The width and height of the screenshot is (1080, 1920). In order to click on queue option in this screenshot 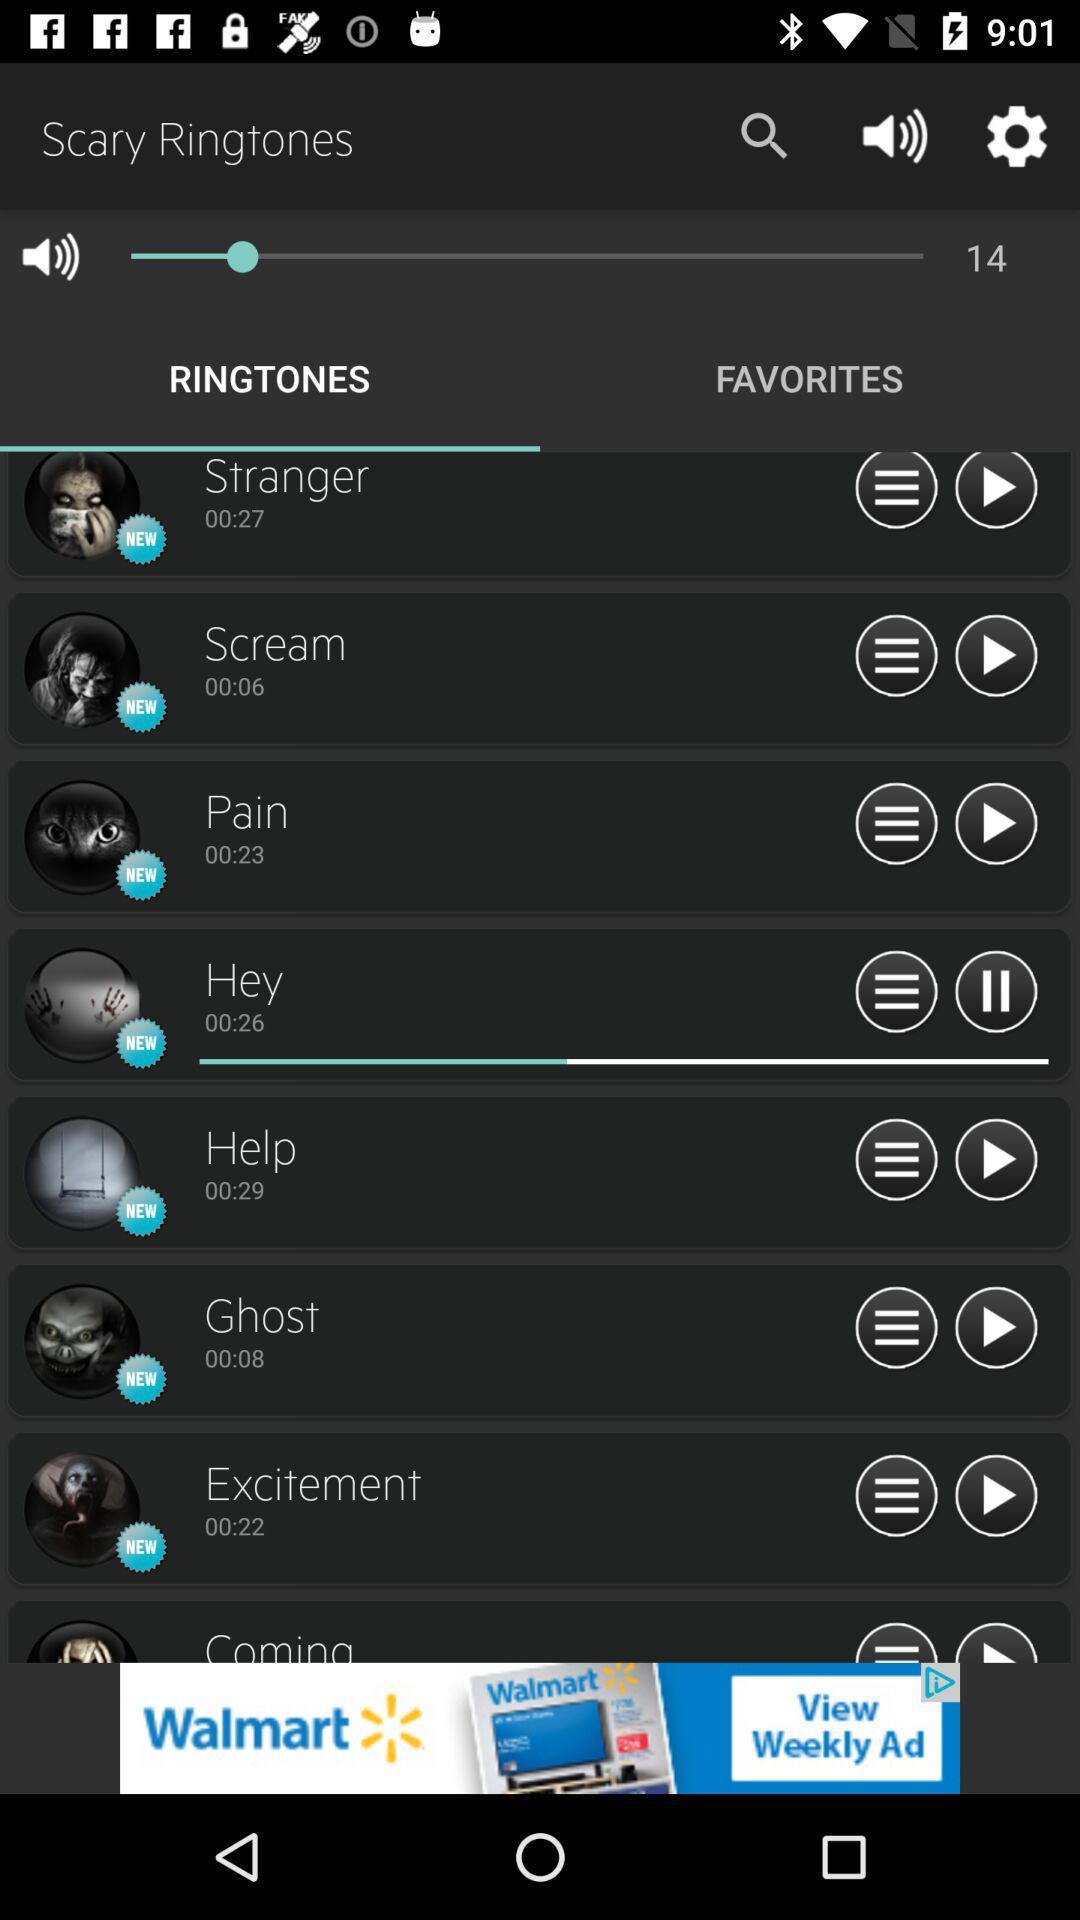, I will do `click(895, 1497)`.